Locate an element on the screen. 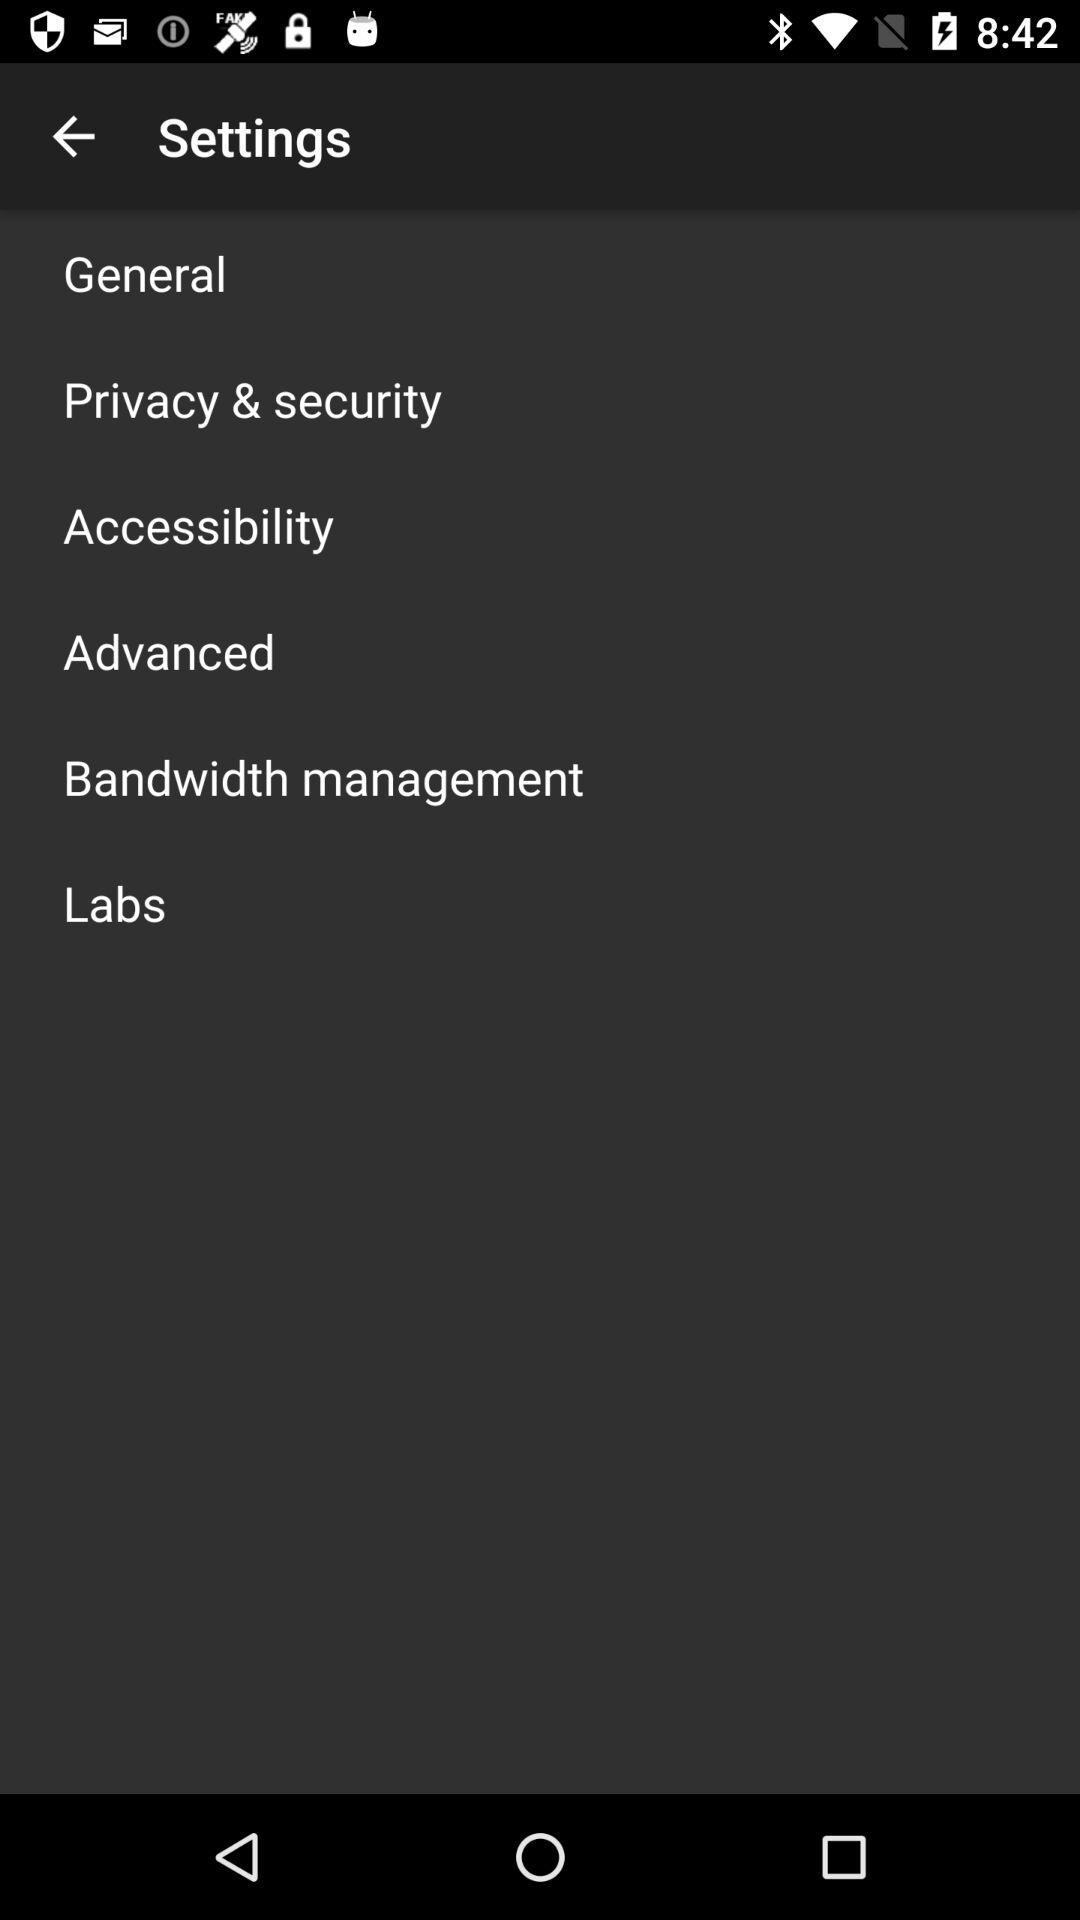  general icon is located at coordinates (144, 272).